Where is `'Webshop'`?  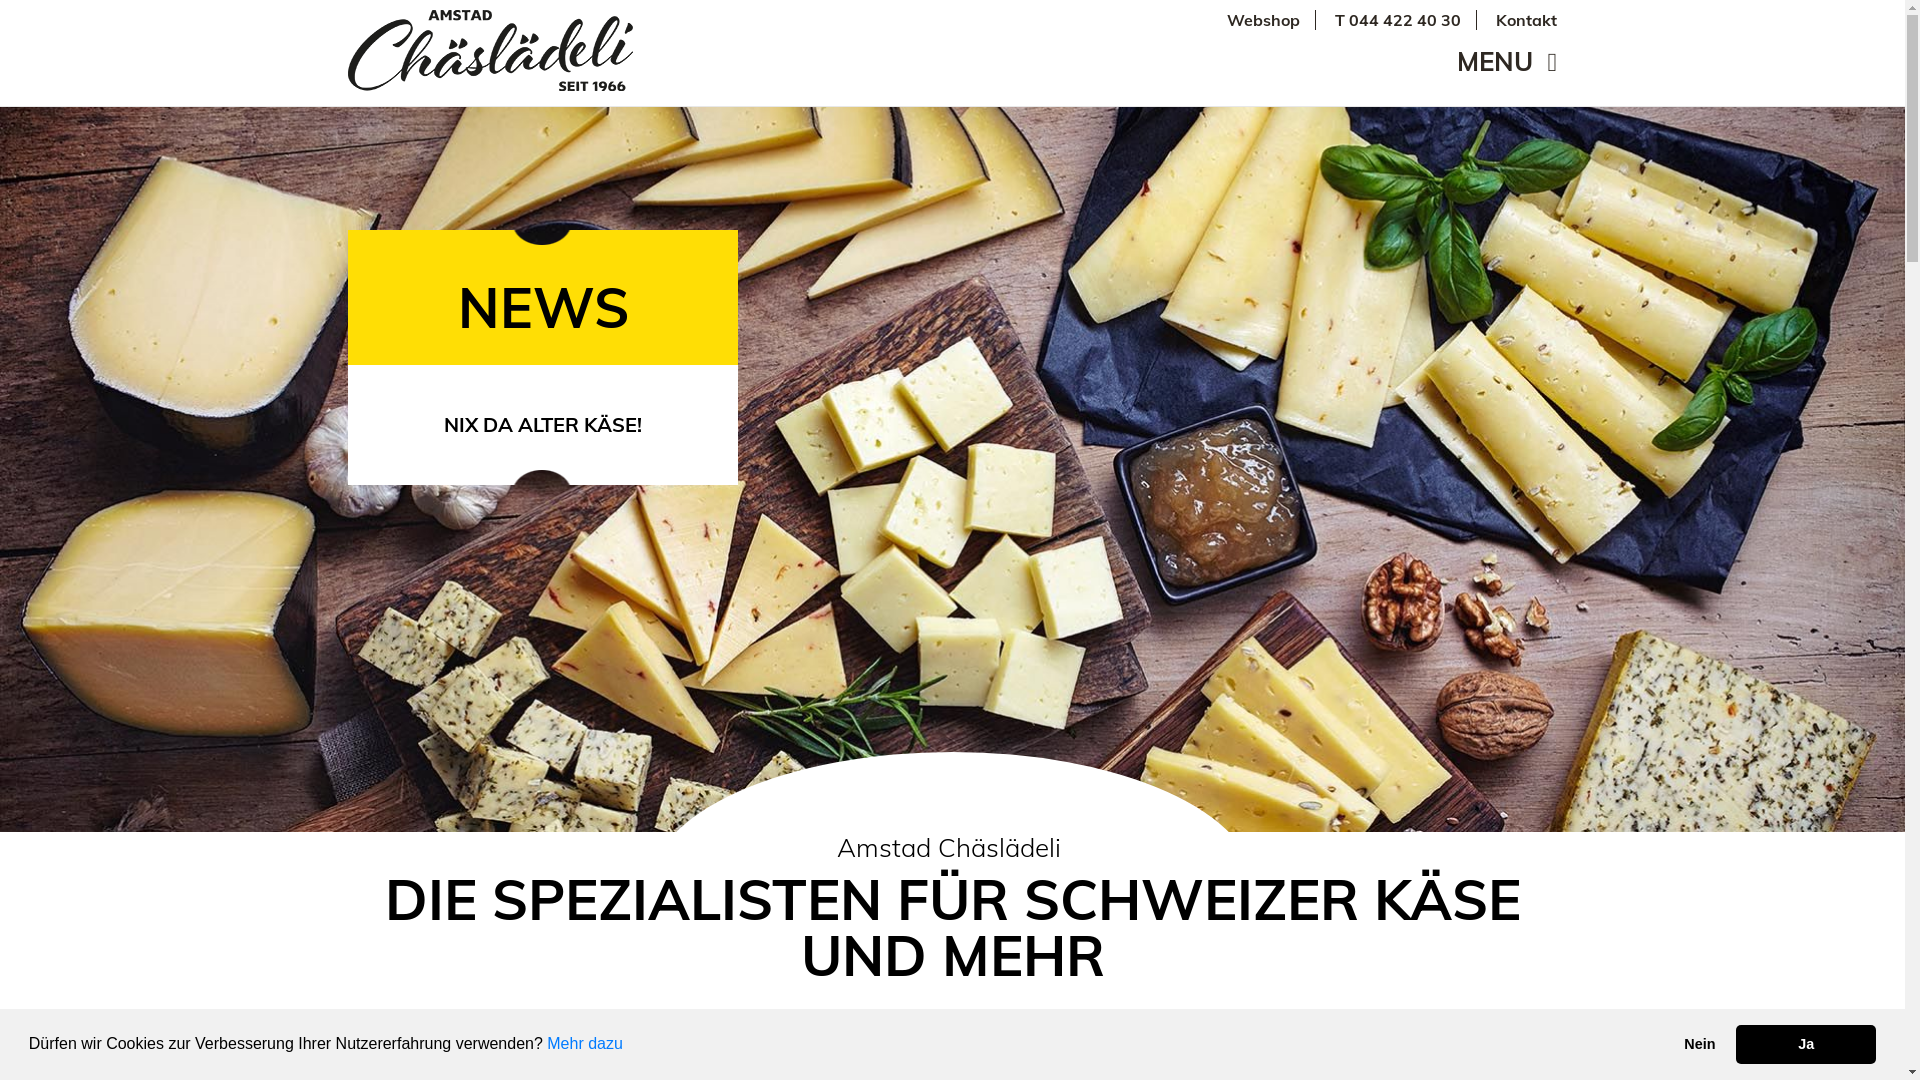 'Webshop' is located at coordinates (1262, 19).